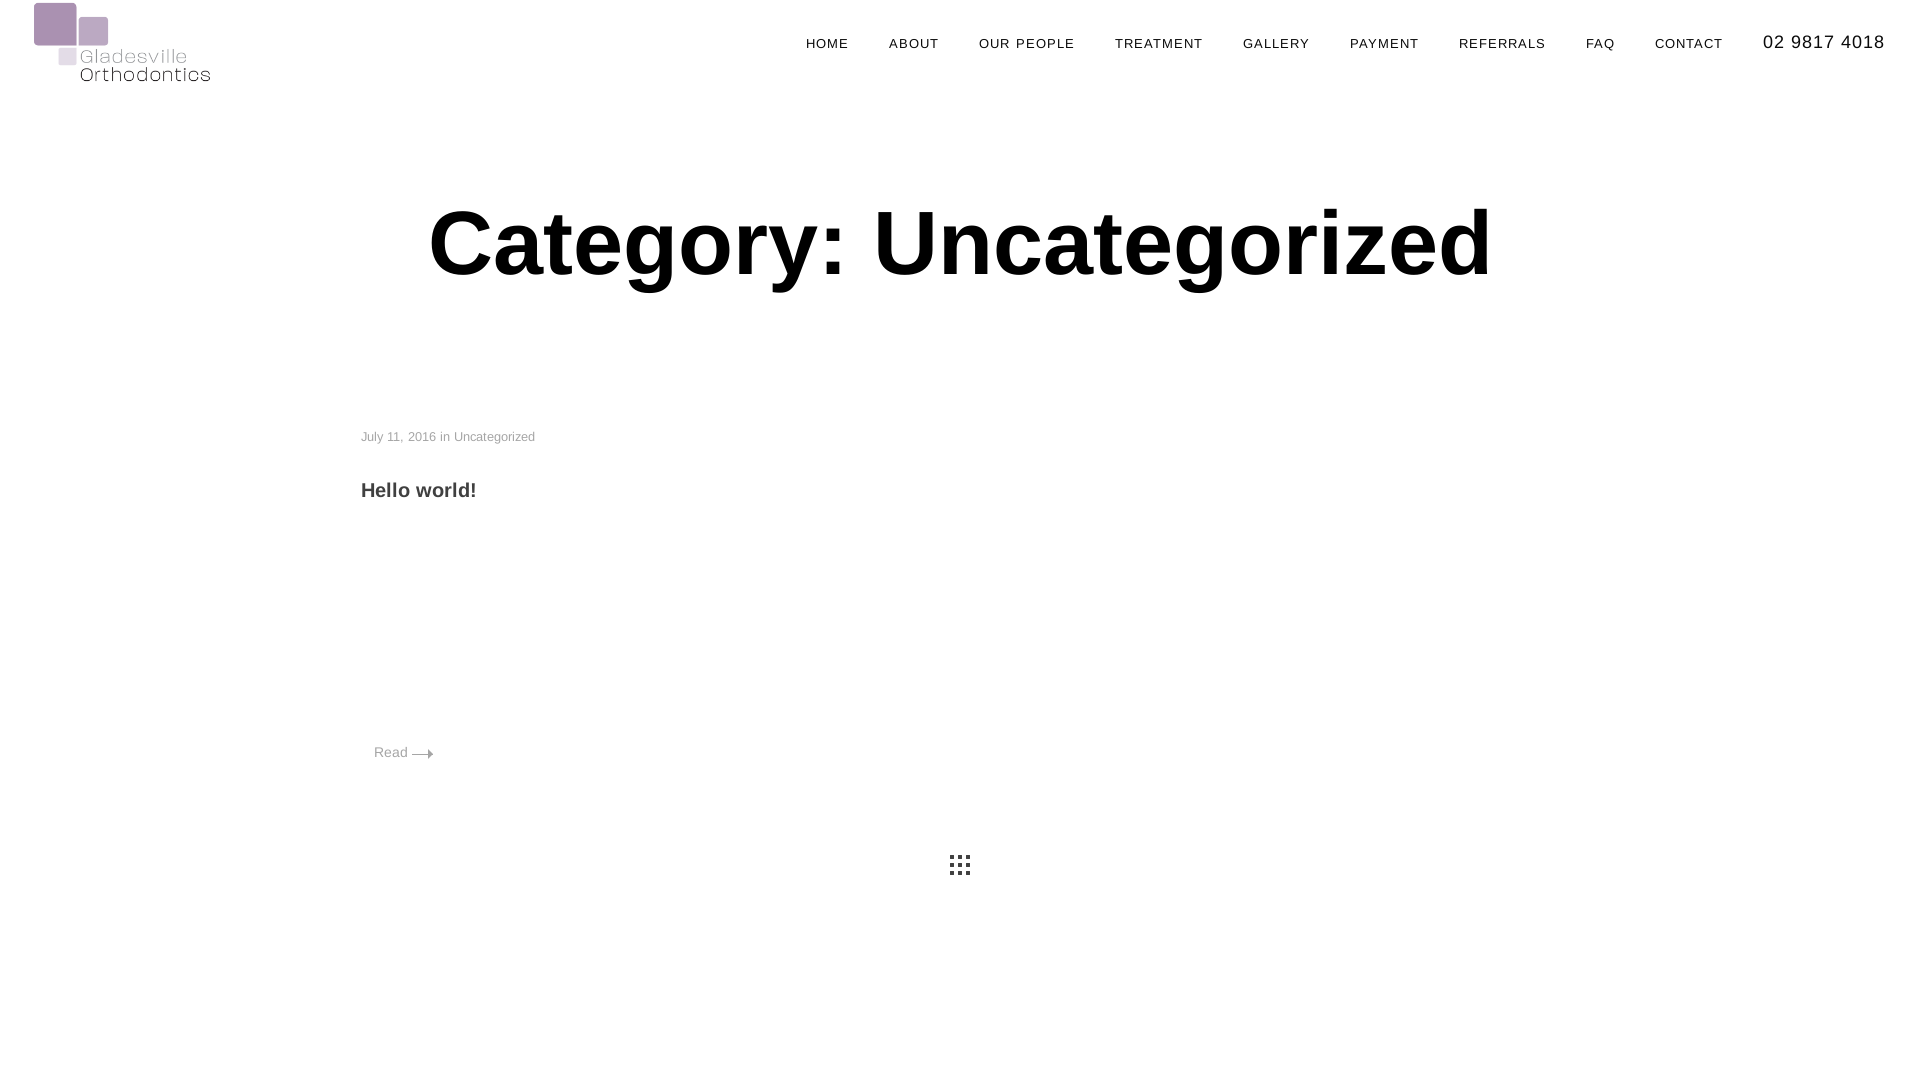  I want to click on 'contact', so click(1688, 42).